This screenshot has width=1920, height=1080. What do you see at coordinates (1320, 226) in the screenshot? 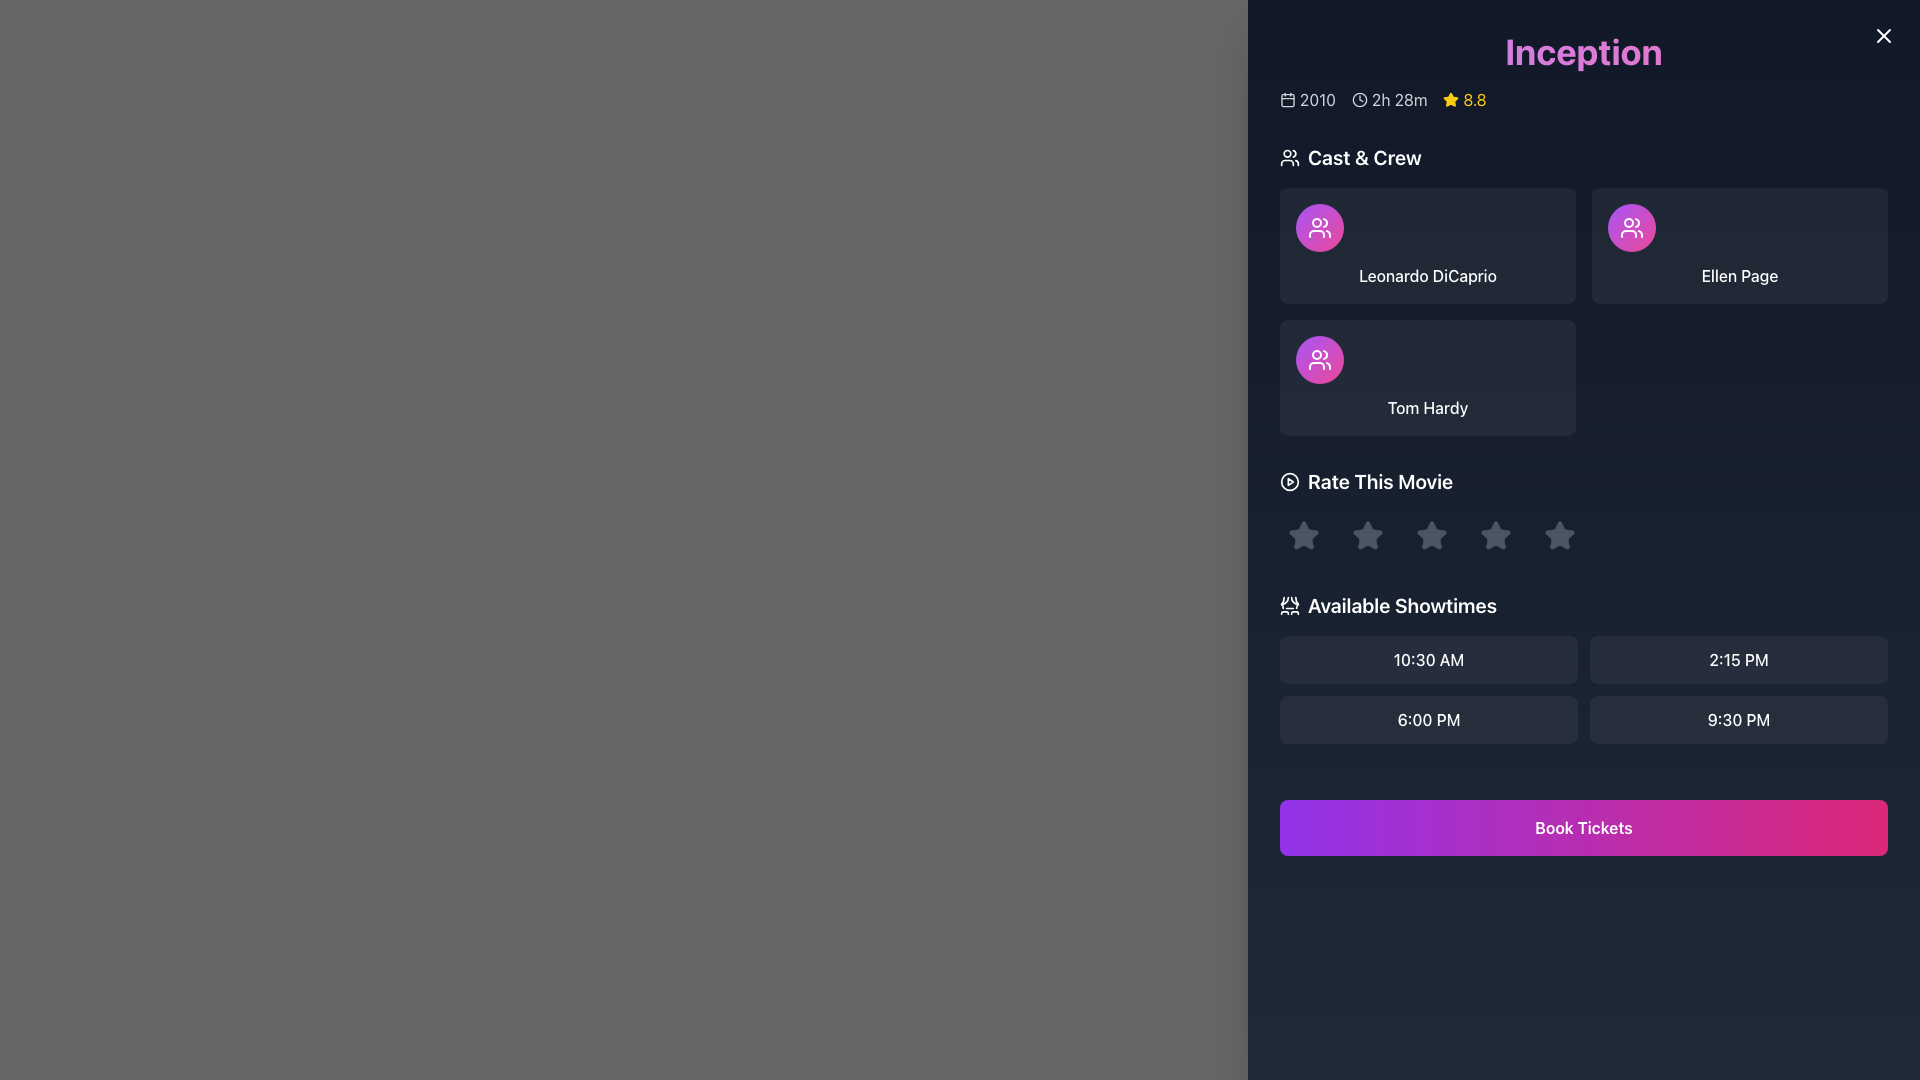
I see `the icon representing the group of persons for cast member Ellen Page, located in the top-left corner of the cast card in the 'Cast & Crew' section` at bounding box center [1320, 226].